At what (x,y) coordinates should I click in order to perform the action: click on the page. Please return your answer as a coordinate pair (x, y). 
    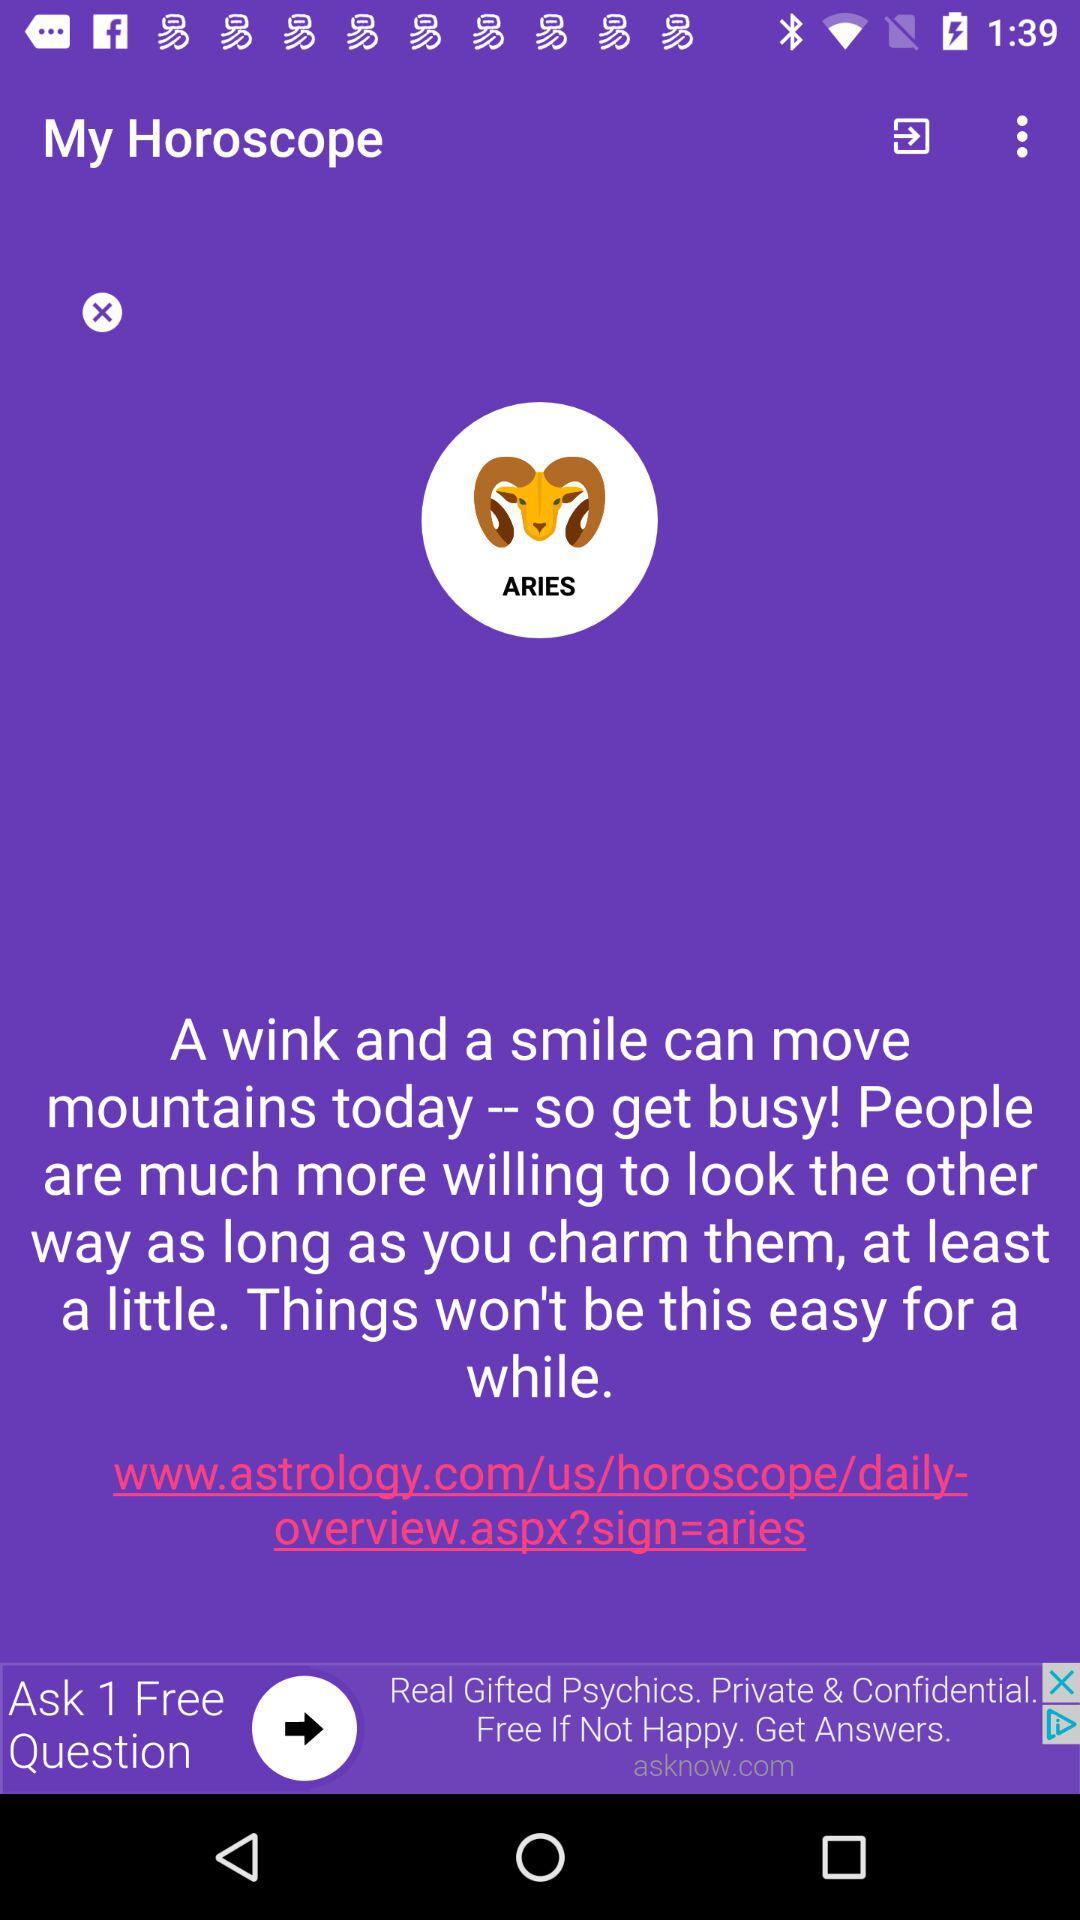
    Looking at the image, I should click on (102, 311).